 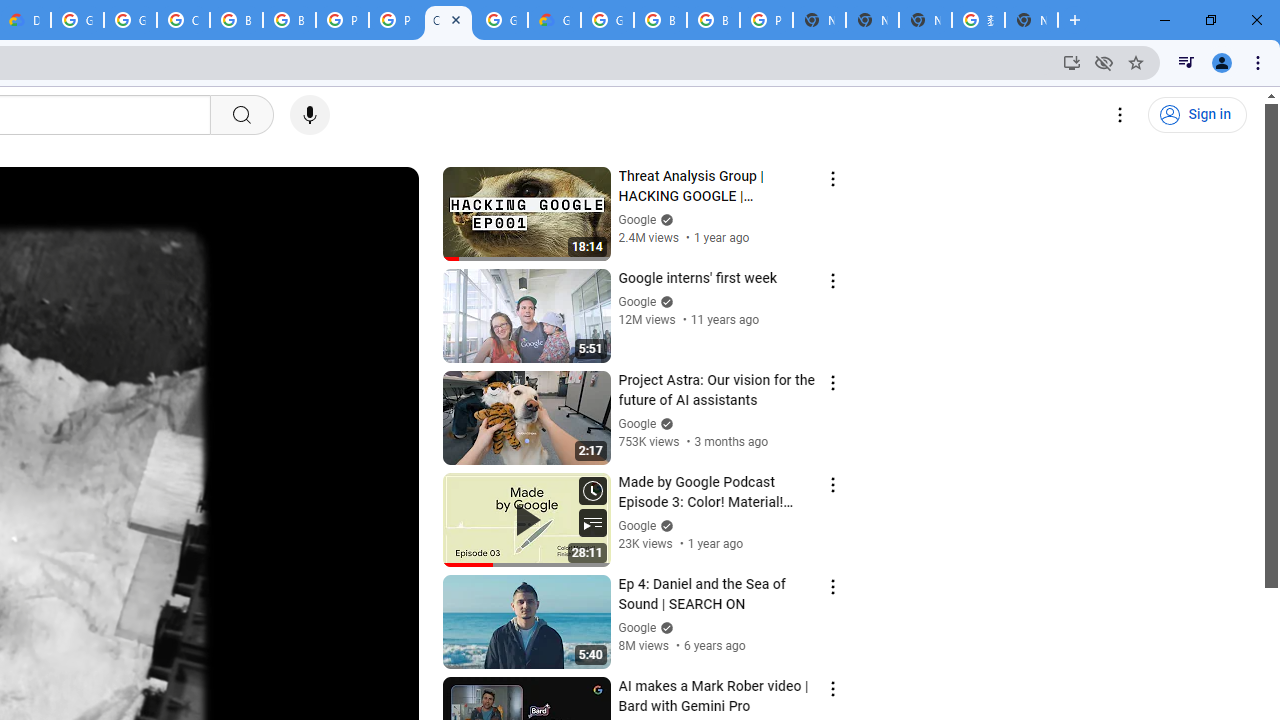 What do you see at coordinates (1071, 61) in the screenshot?
I see `'Install YouTube'` at bounding box center [1071, 61].